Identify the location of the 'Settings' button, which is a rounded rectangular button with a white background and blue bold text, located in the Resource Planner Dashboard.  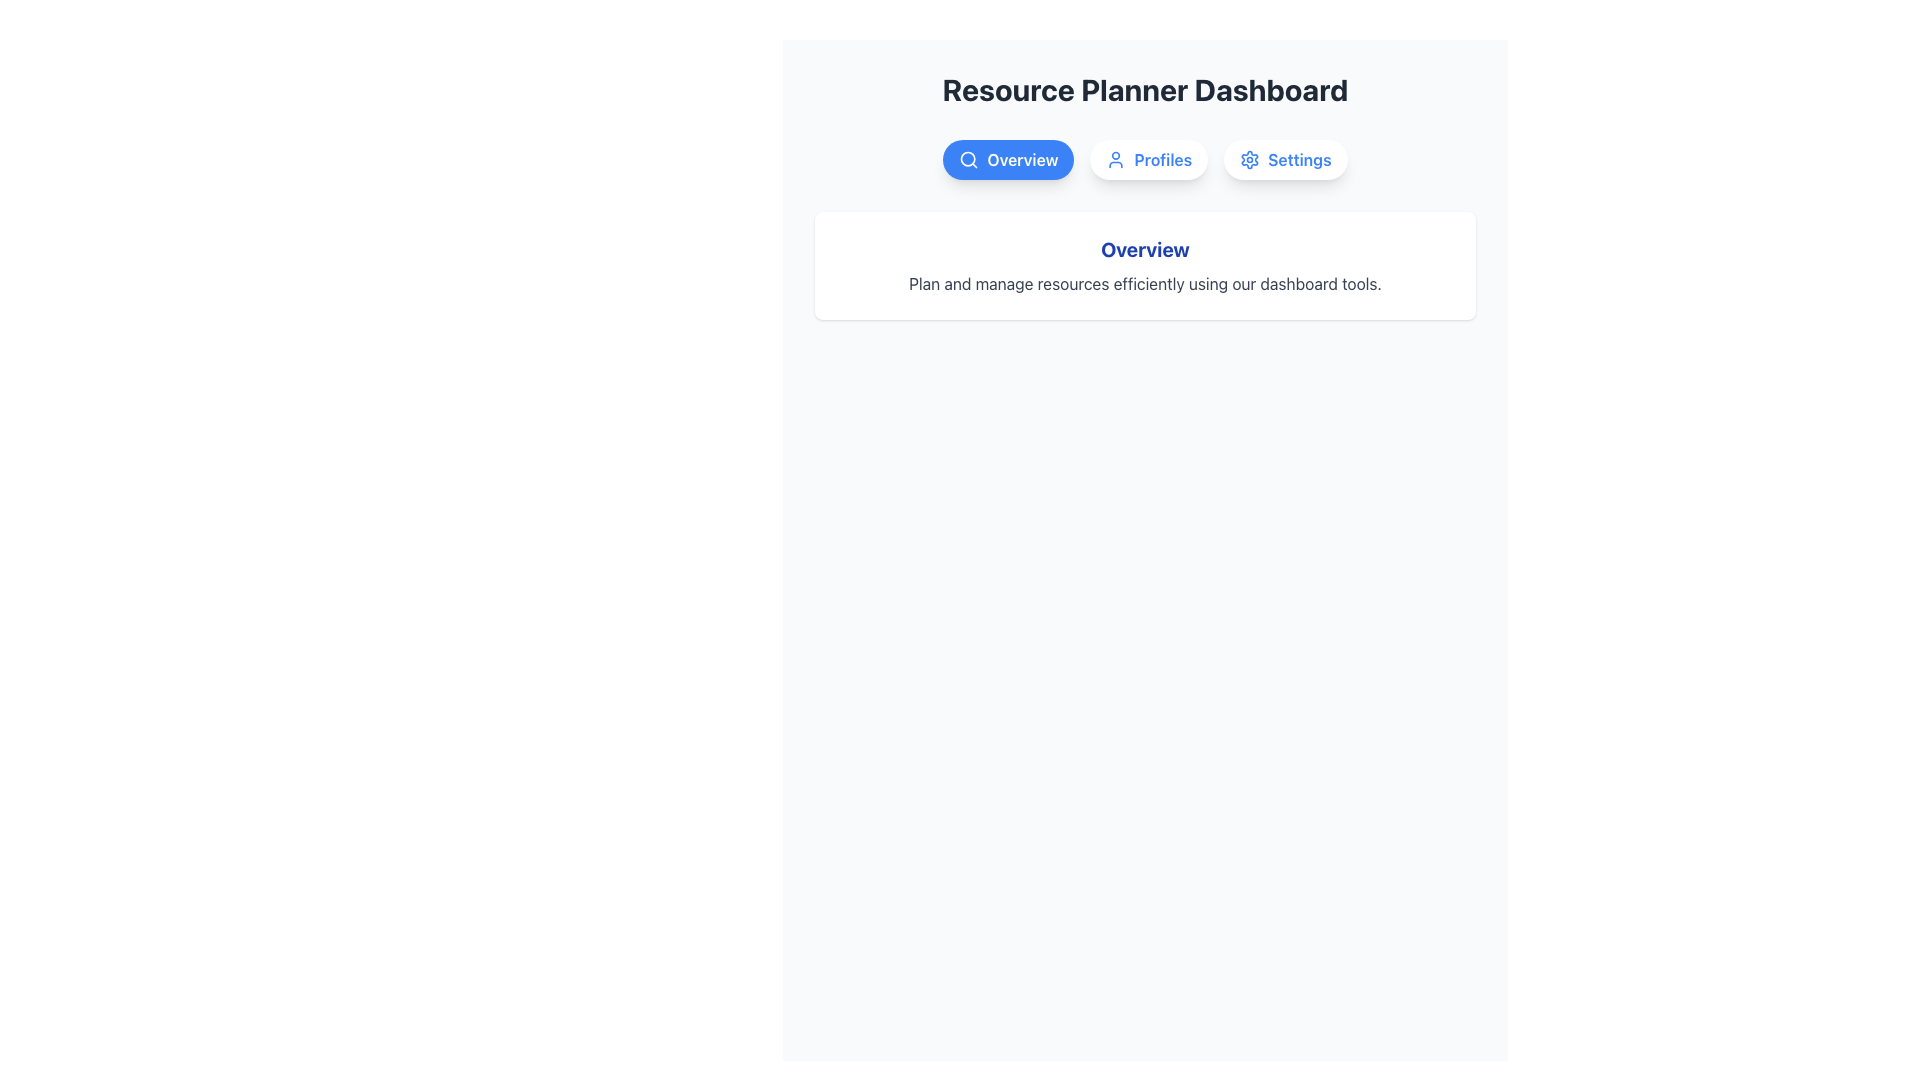
(1285, 158).